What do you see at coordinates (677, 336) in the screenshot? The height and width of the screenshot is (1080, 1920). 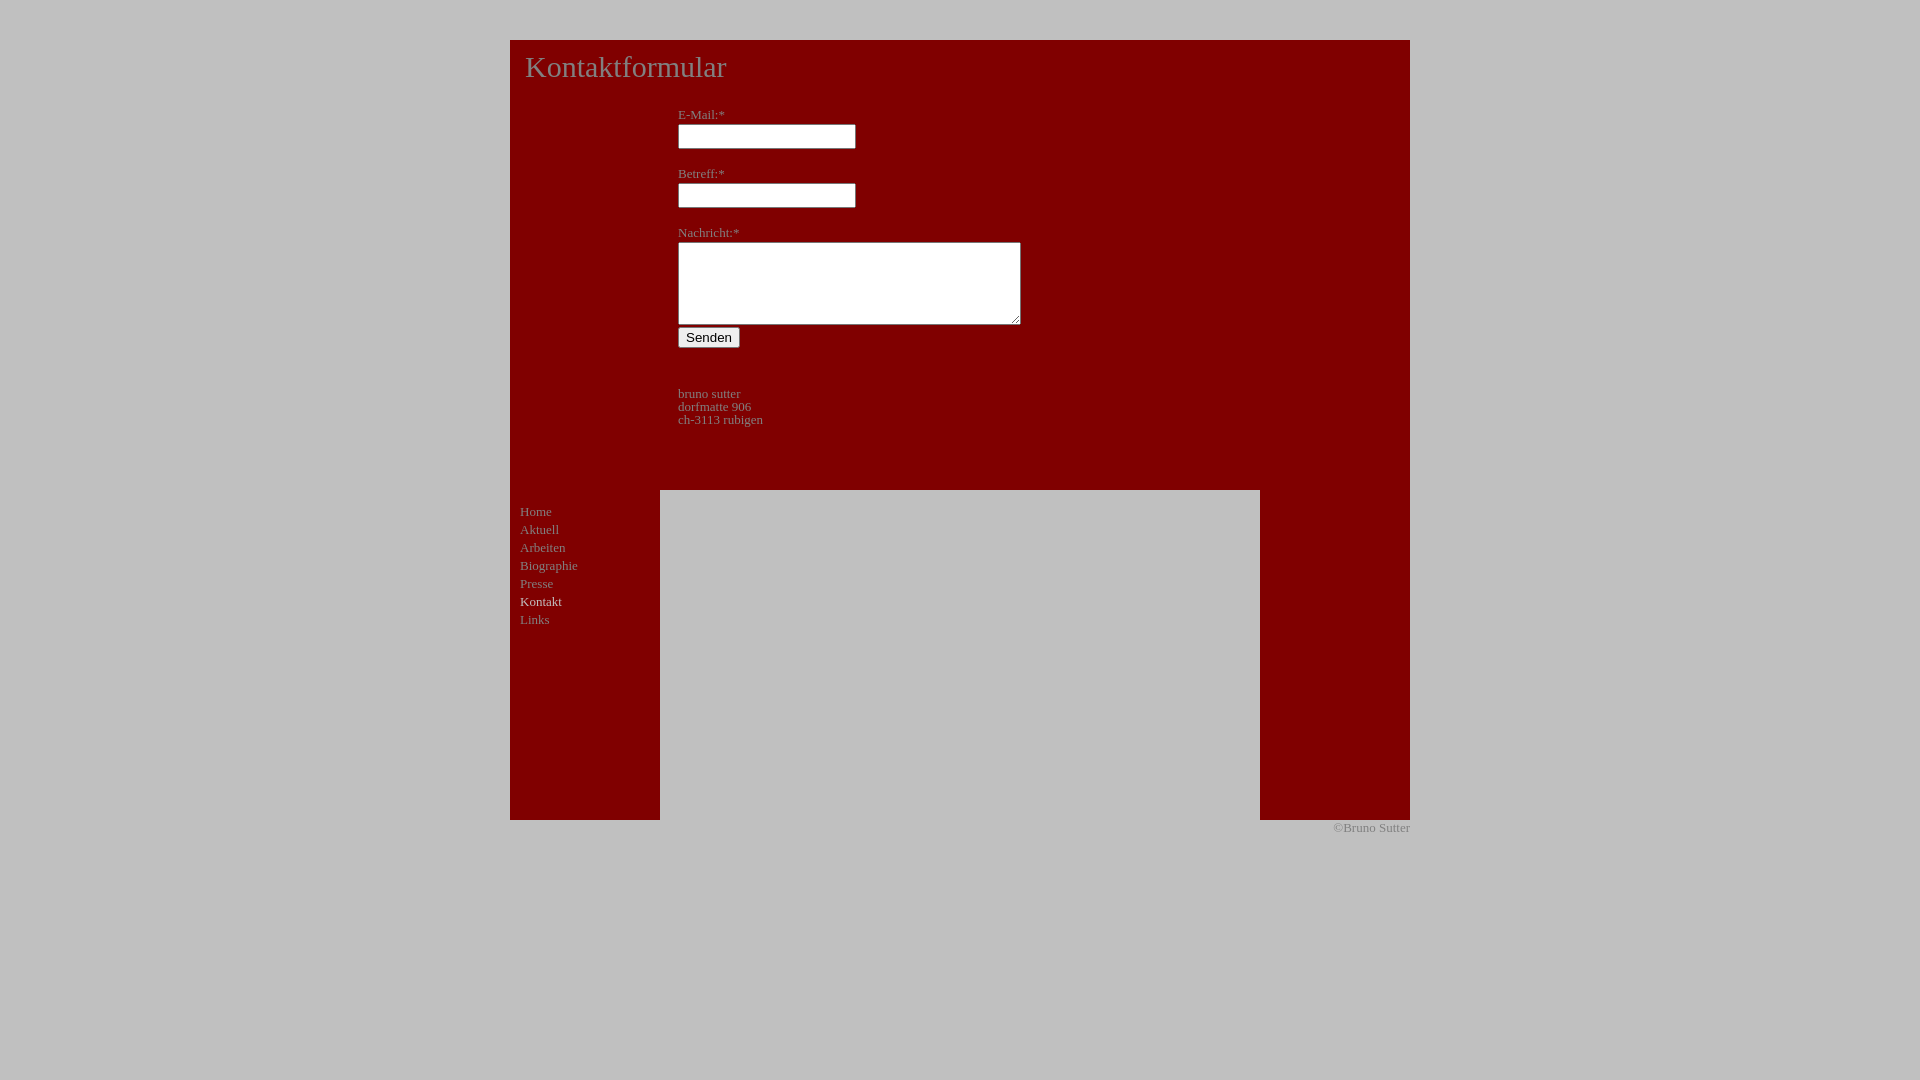 I see `'Senden'` at bounding box center [677, 336].